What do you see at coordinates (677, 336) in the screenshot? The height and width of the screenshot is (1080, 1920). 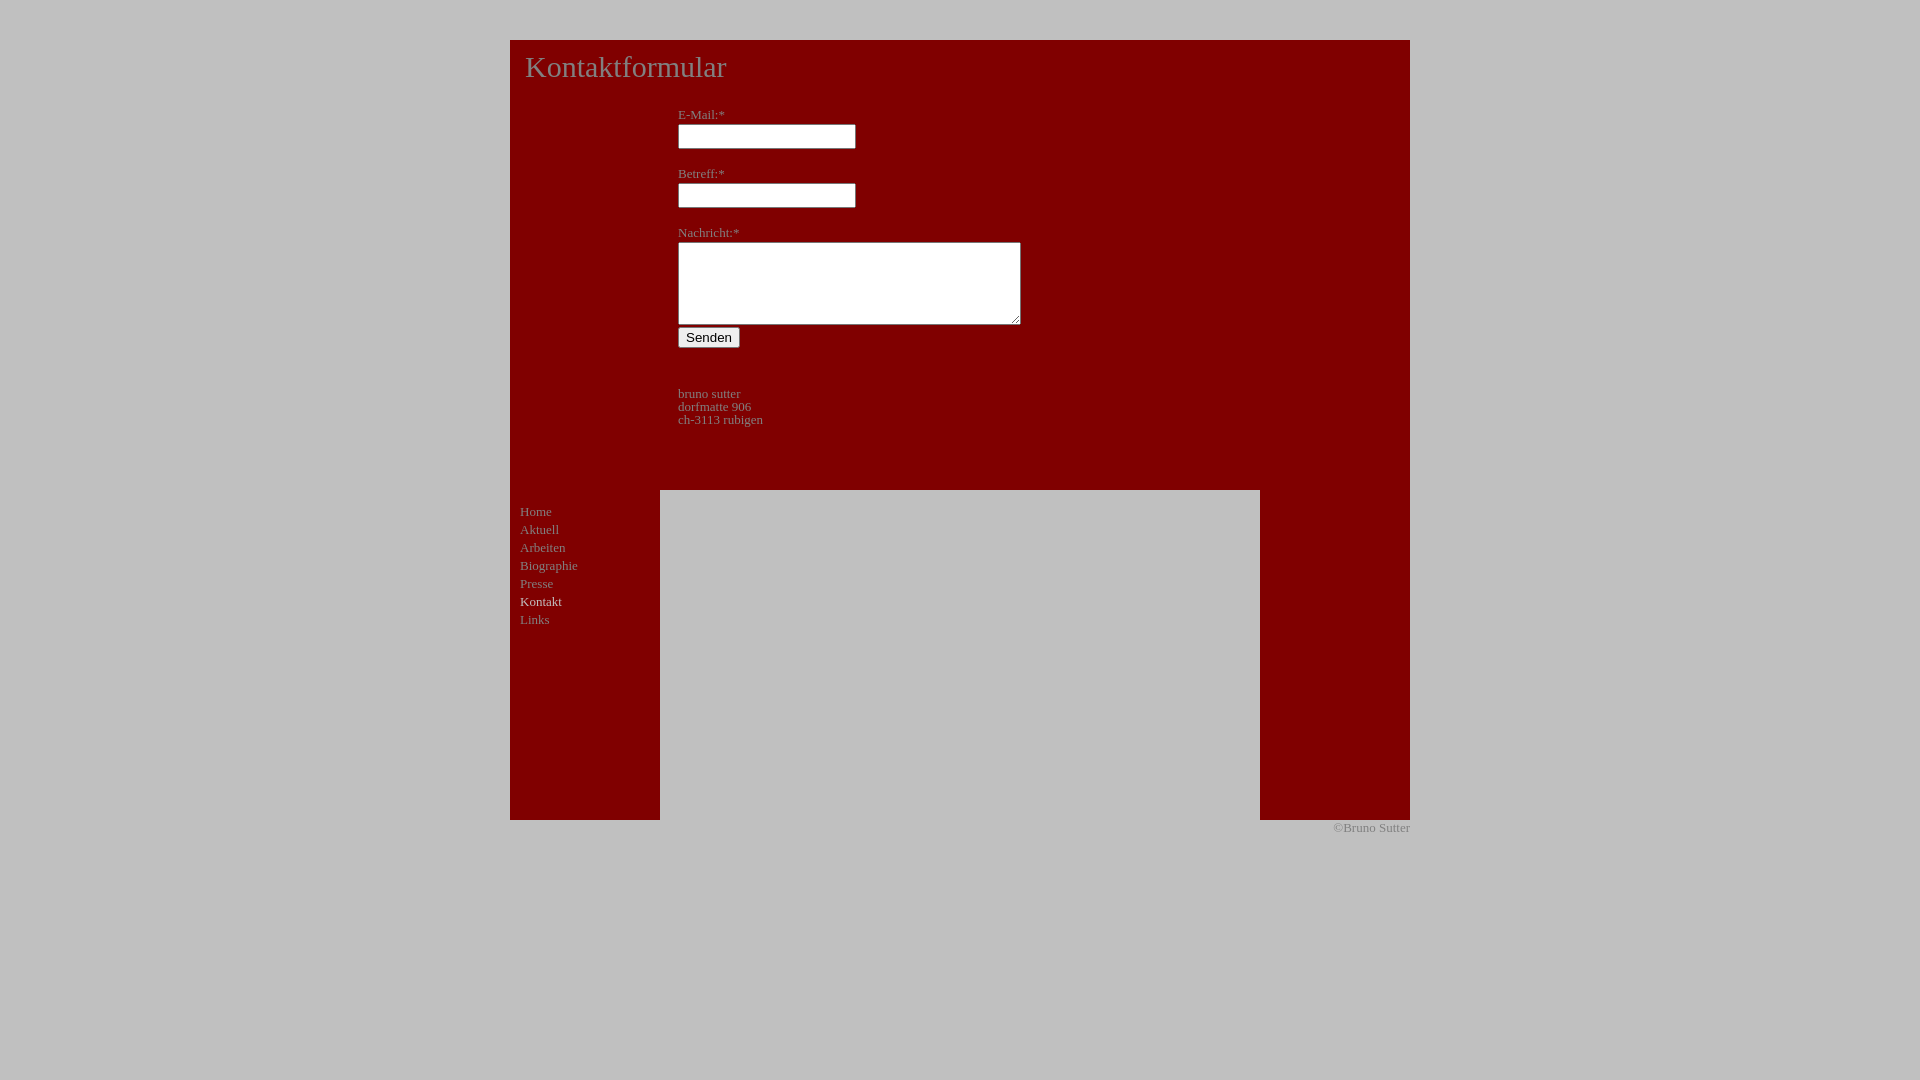 I see `'Senden'` at bounding box center [677, 336].